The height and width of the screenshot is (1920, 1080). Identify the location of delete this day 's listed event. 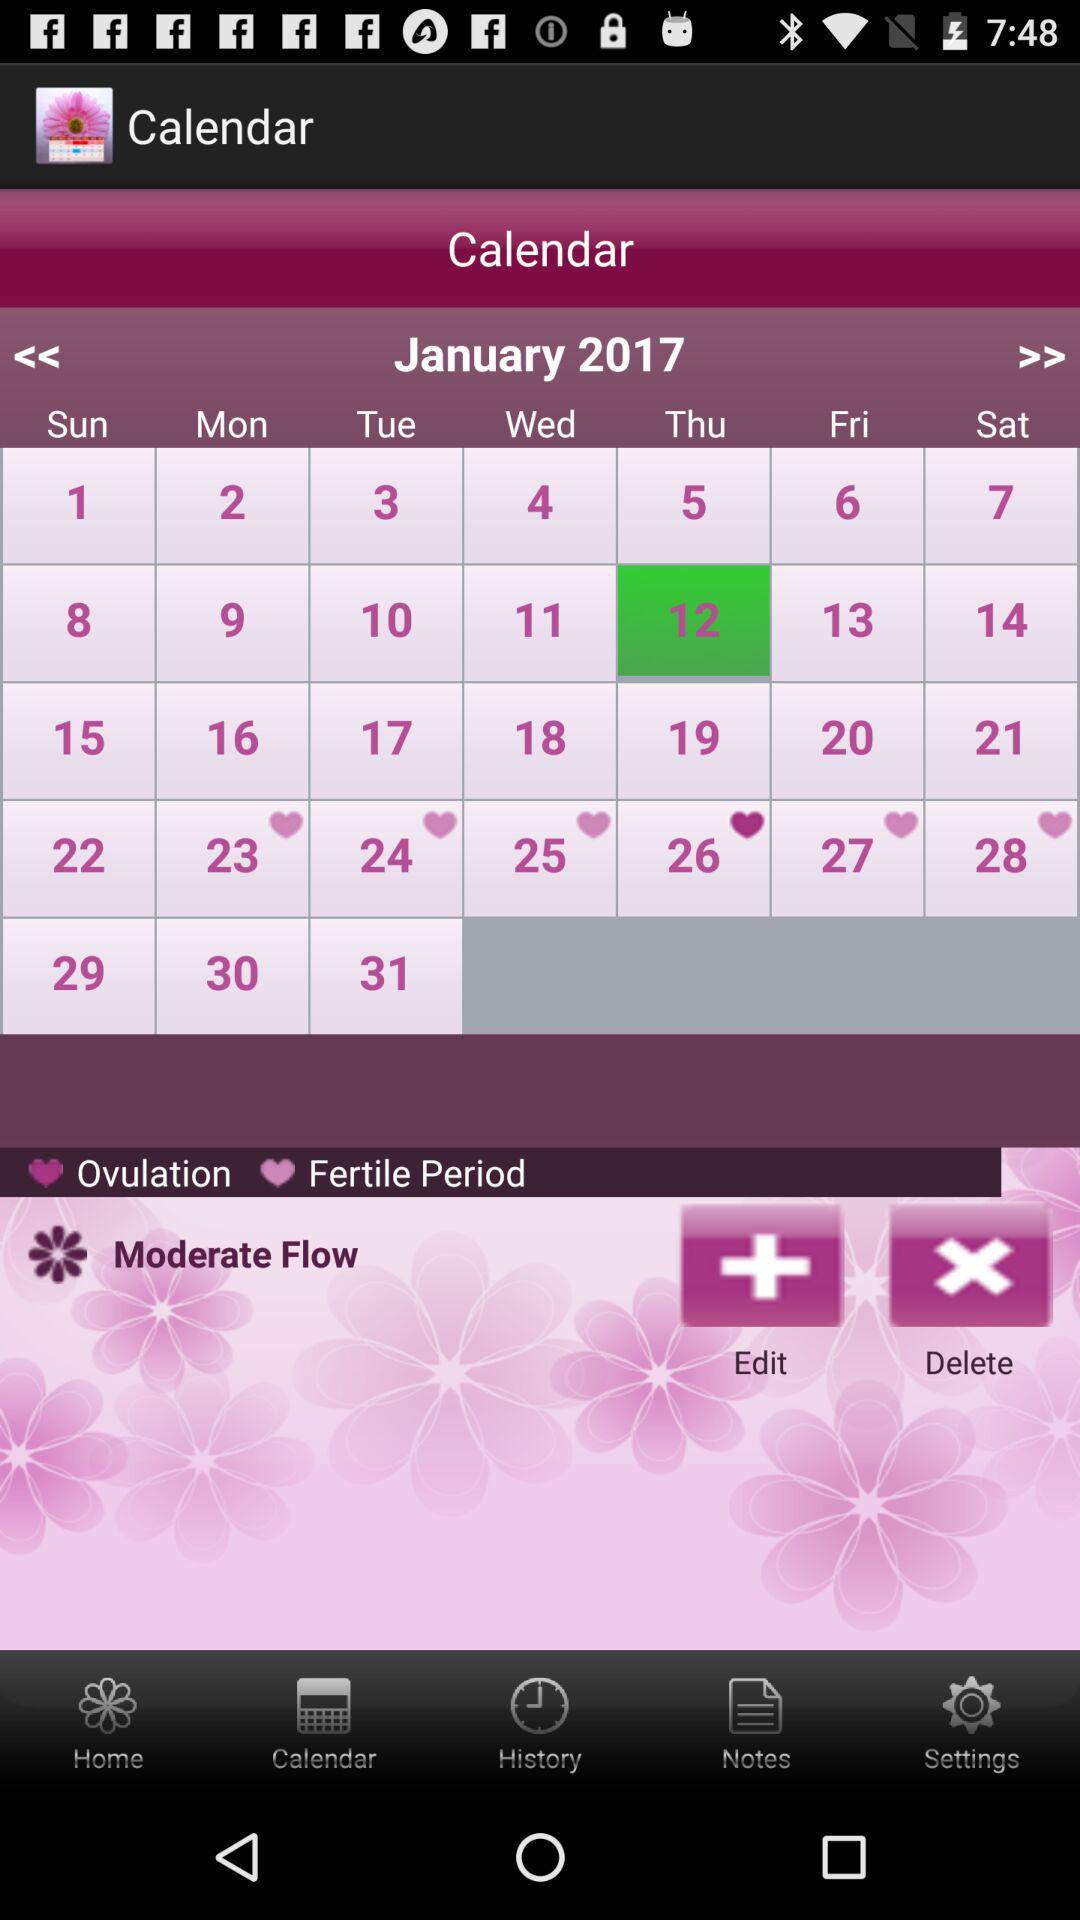
(967, 1262).